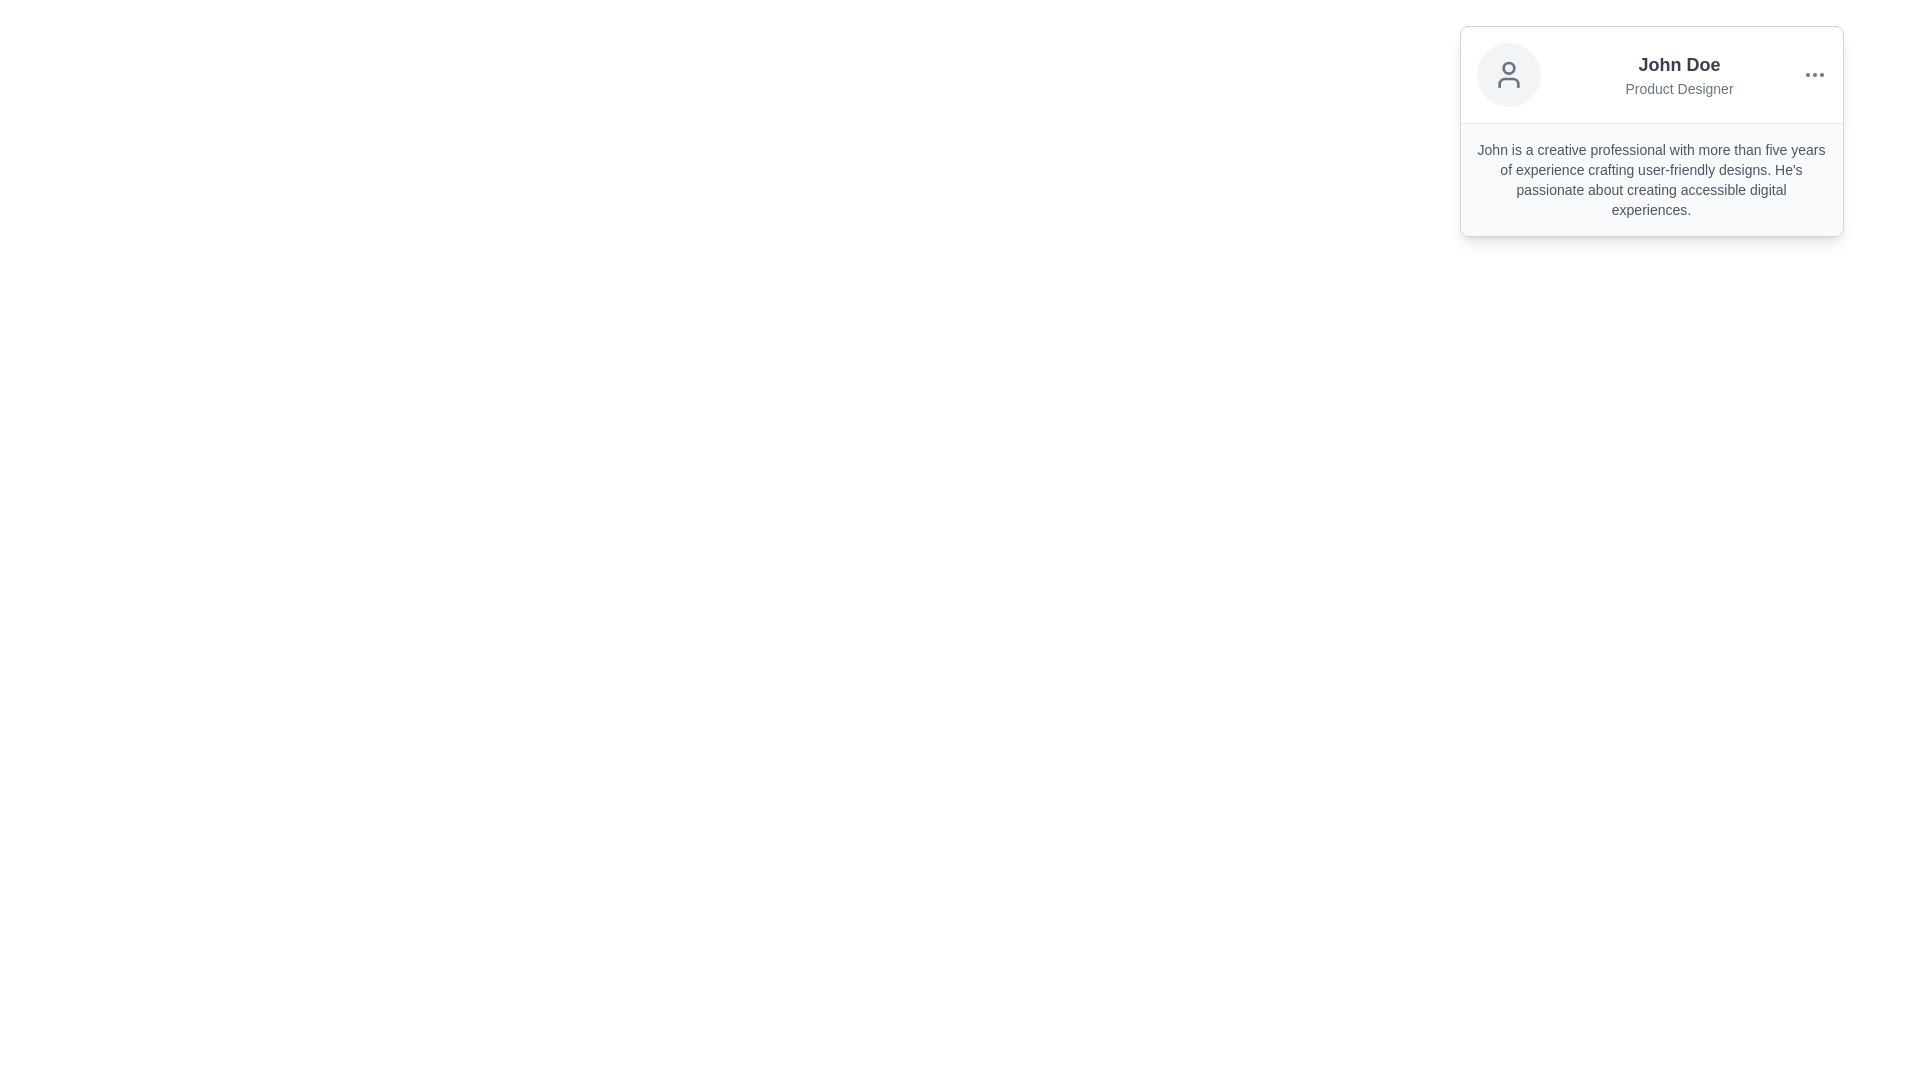  I want to click on the Text Label that serves as the title of the individual in the profile card, located at the top-left corner above the 'Product Designer' text, so click(1679, 64).